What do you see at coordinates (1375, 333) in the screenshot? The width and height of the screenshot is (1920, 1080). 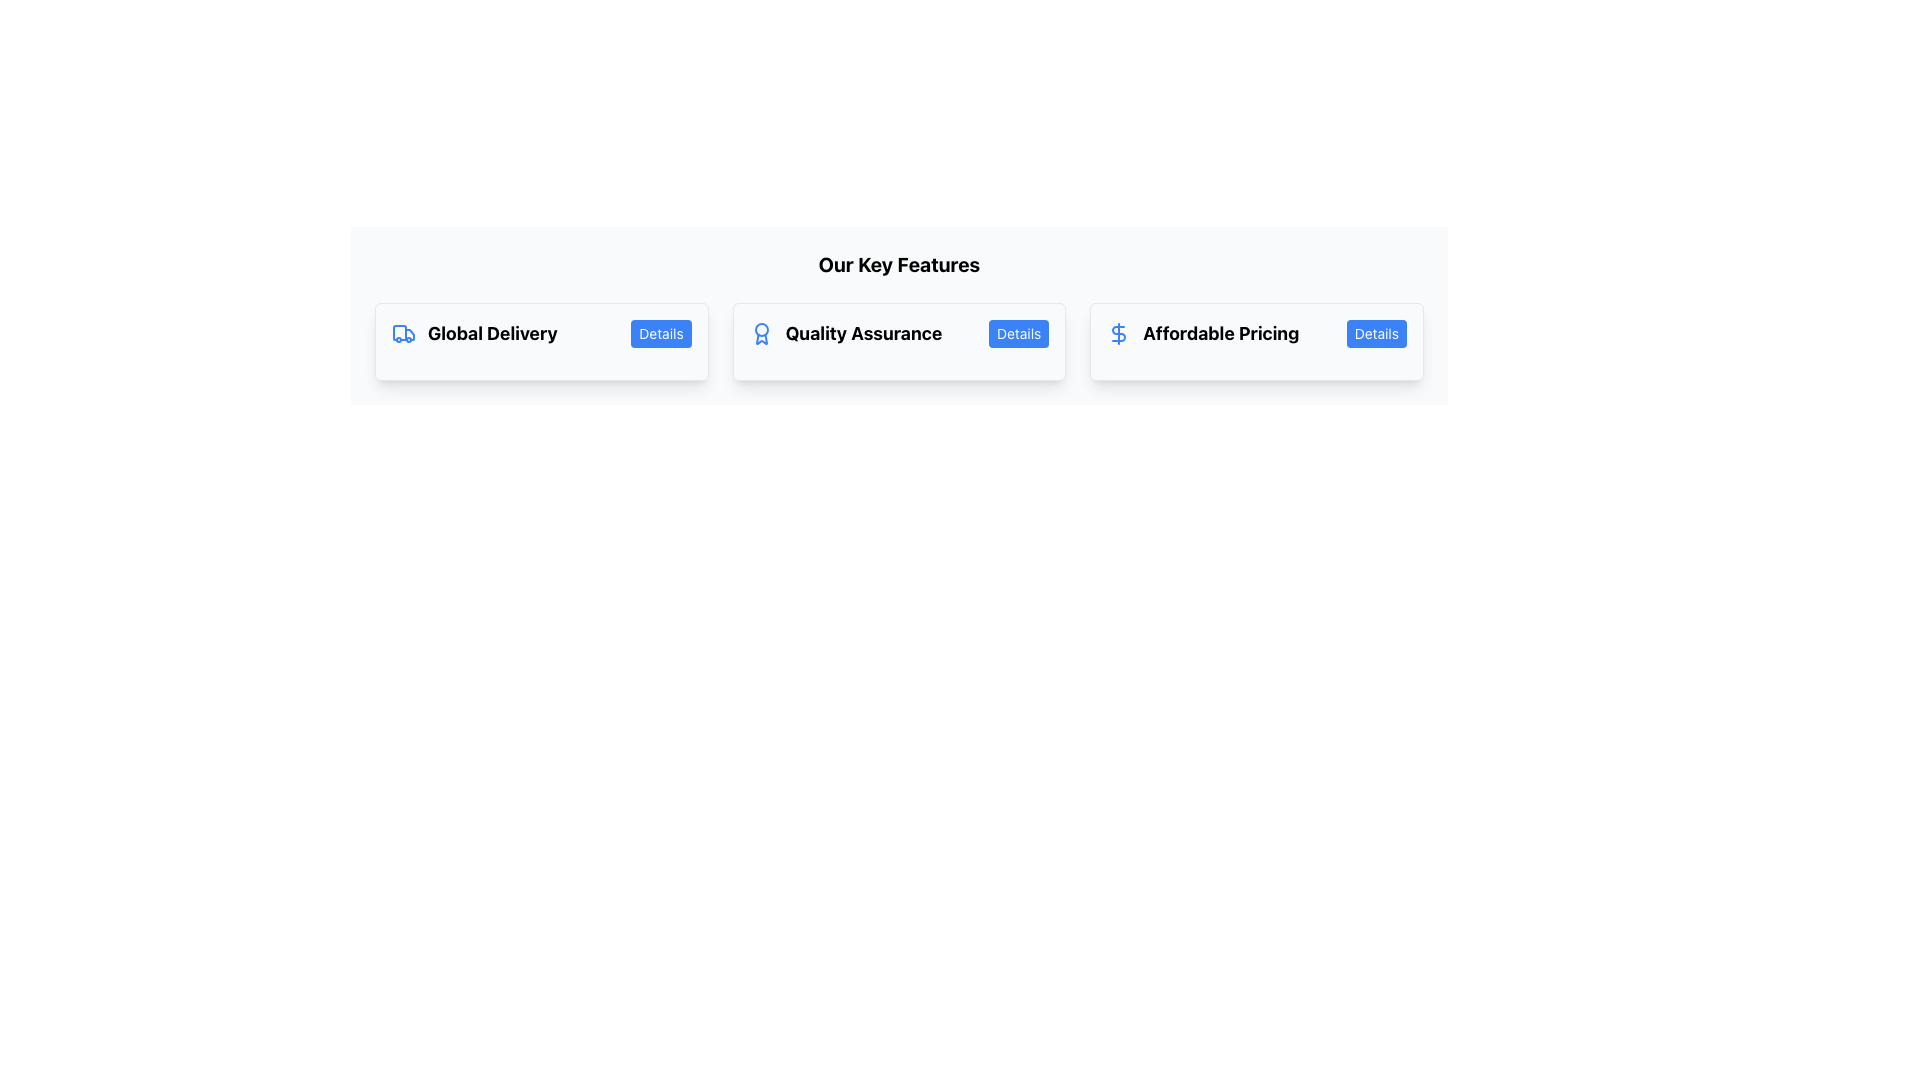 I see `the rounded rectangular blue button labeled 'Details'` at bounding box center [1375, 333].